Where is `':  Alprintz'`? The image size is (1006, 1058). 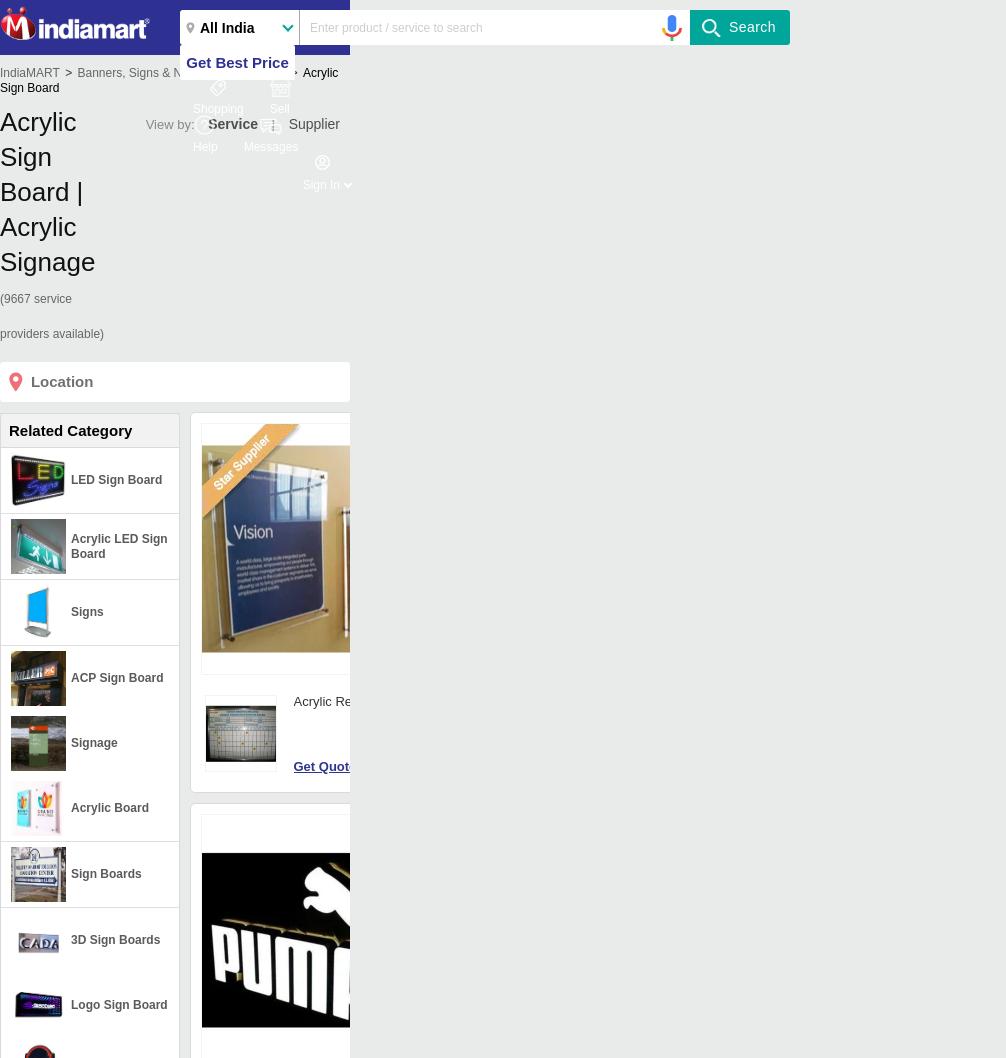
':  Alprintz' is located at coordinates (535, 574).